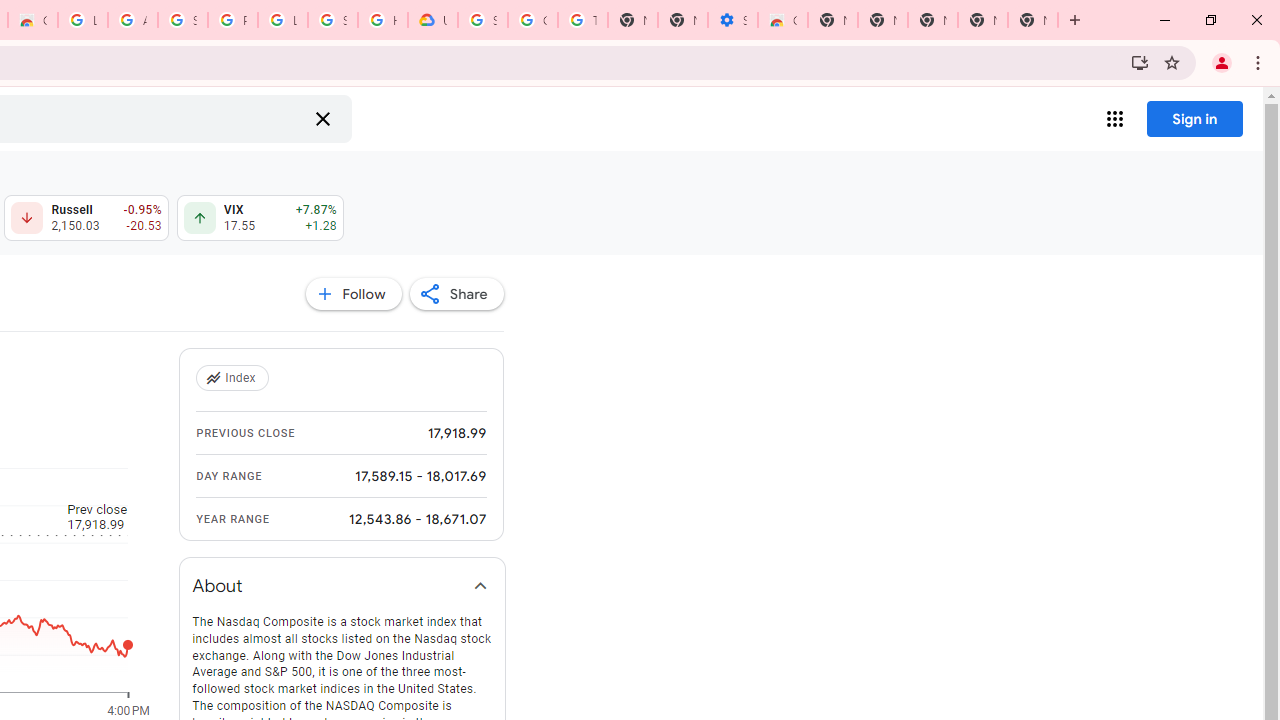 This screenshot has height=720, width=1280. Describe the element at coordinates (322, 118) in the screenshot. I see `'Clear search'` at that location.